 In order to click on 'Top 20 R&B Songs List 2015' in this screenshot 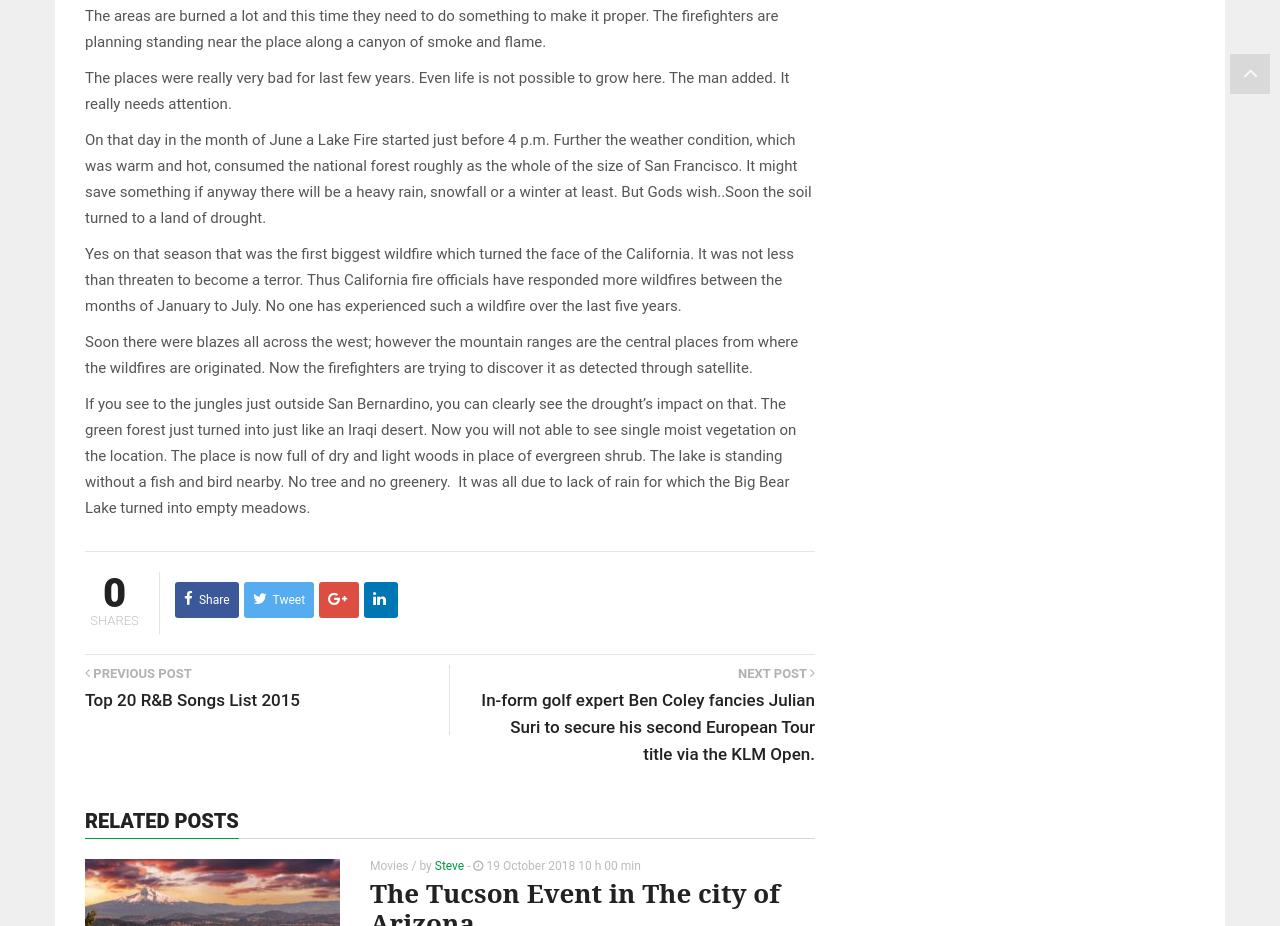, I will do `click(192, 699)`.